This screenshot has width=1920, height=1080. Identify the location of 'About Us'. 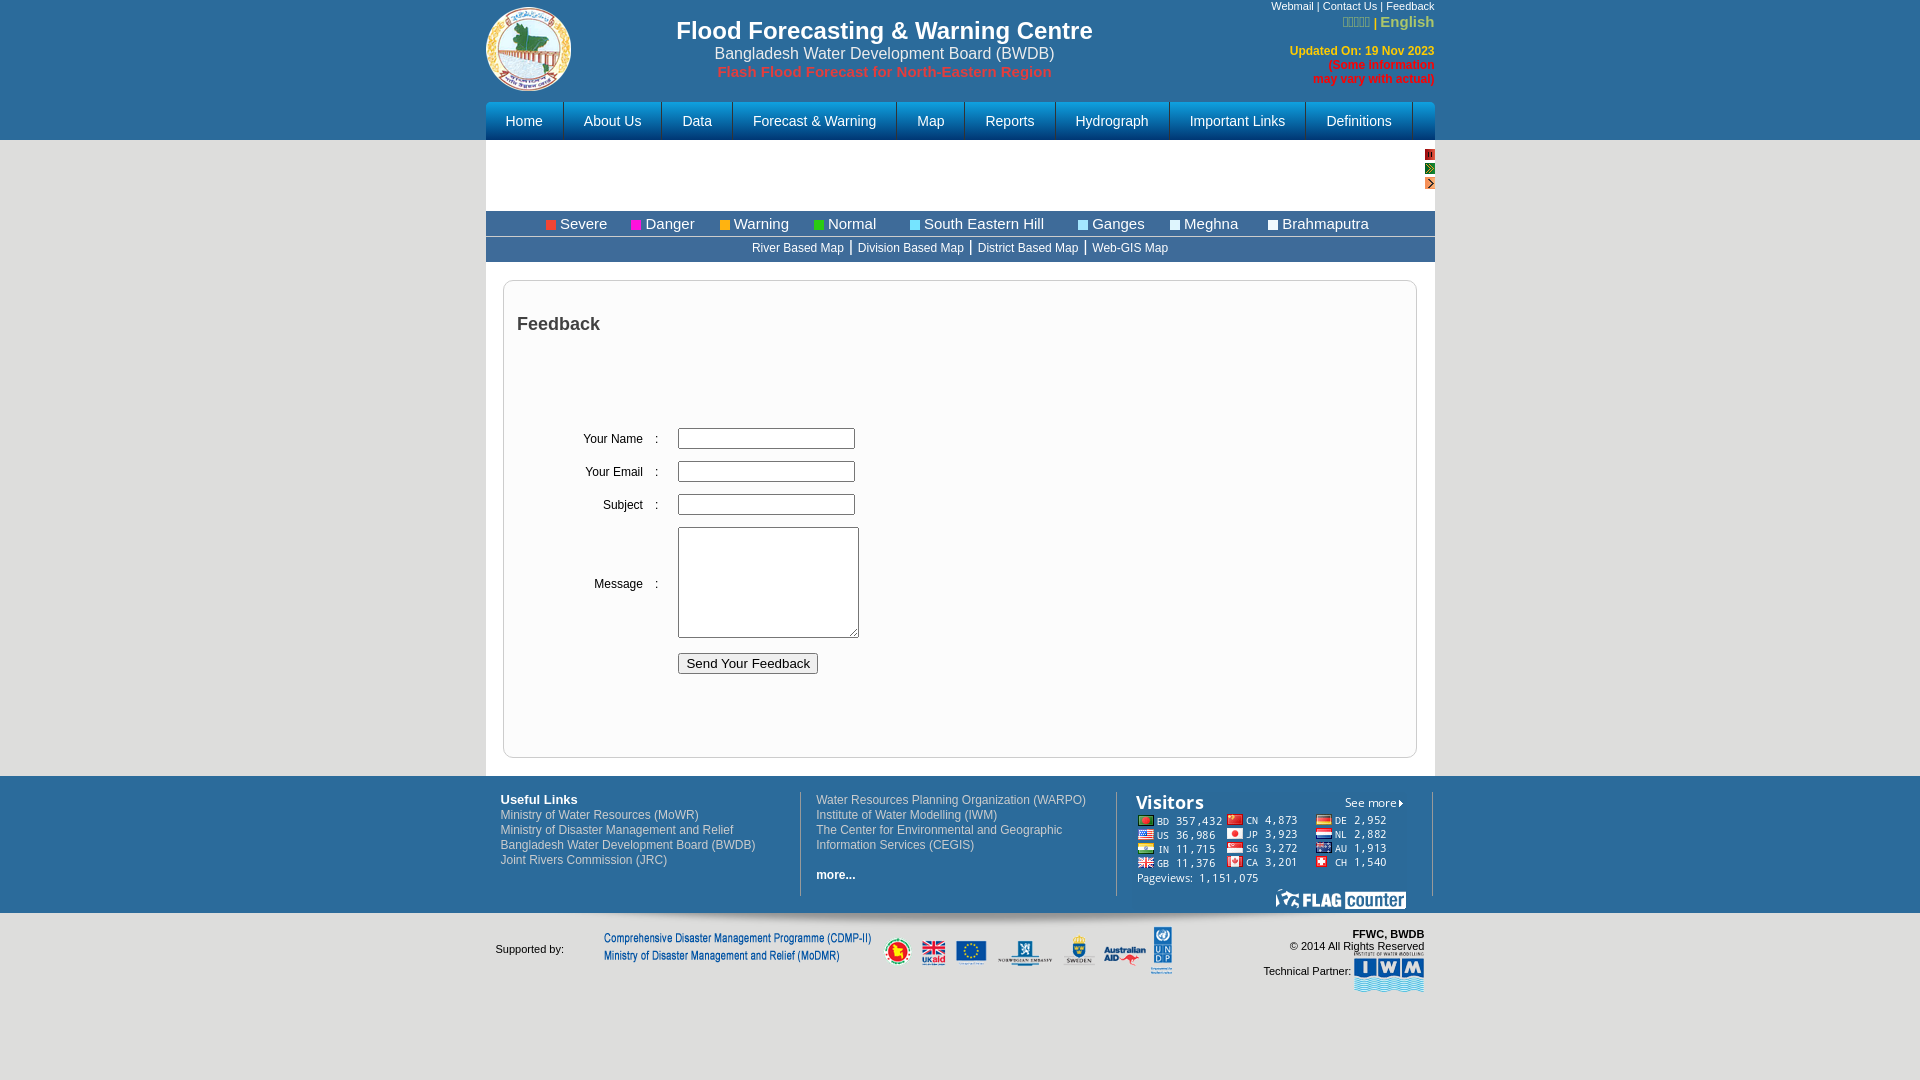
(612, 120).